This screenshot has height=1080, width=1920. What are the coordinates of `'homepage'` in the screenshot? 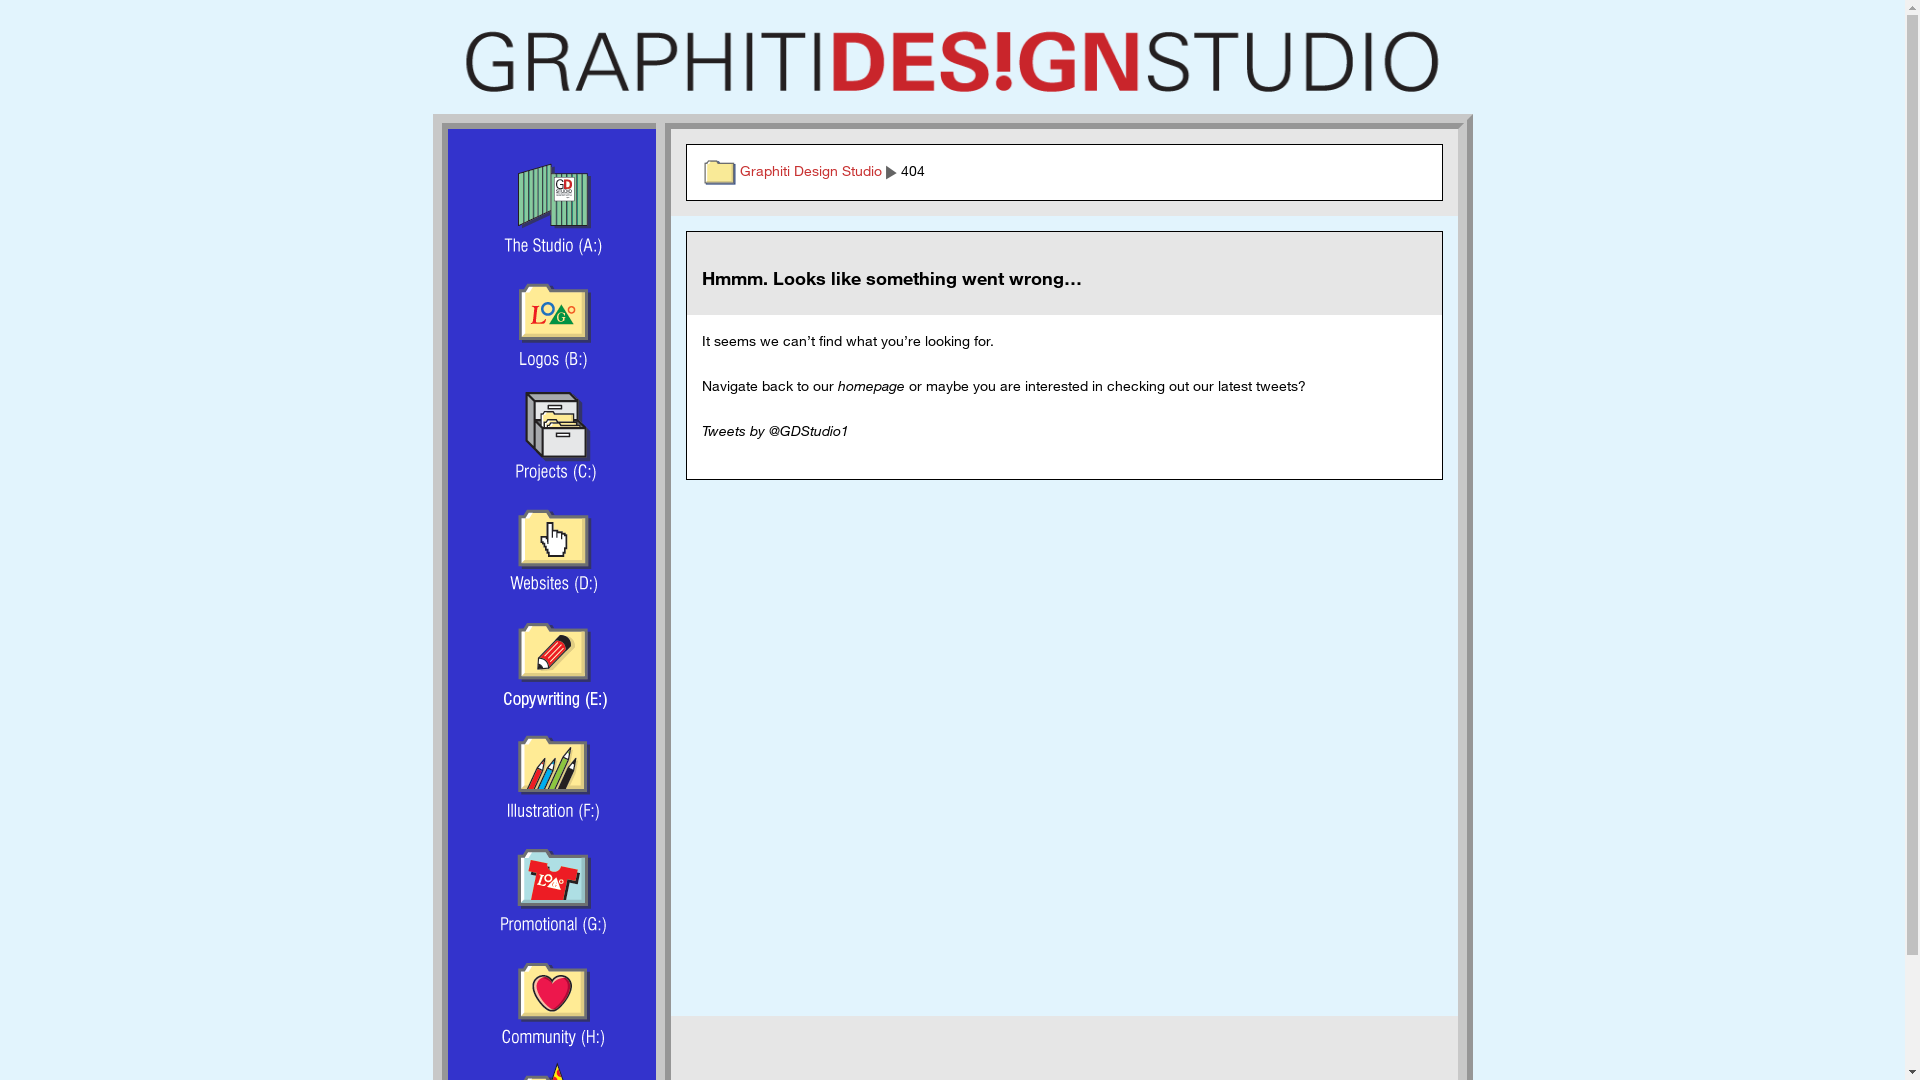 It's located at (838, 385).